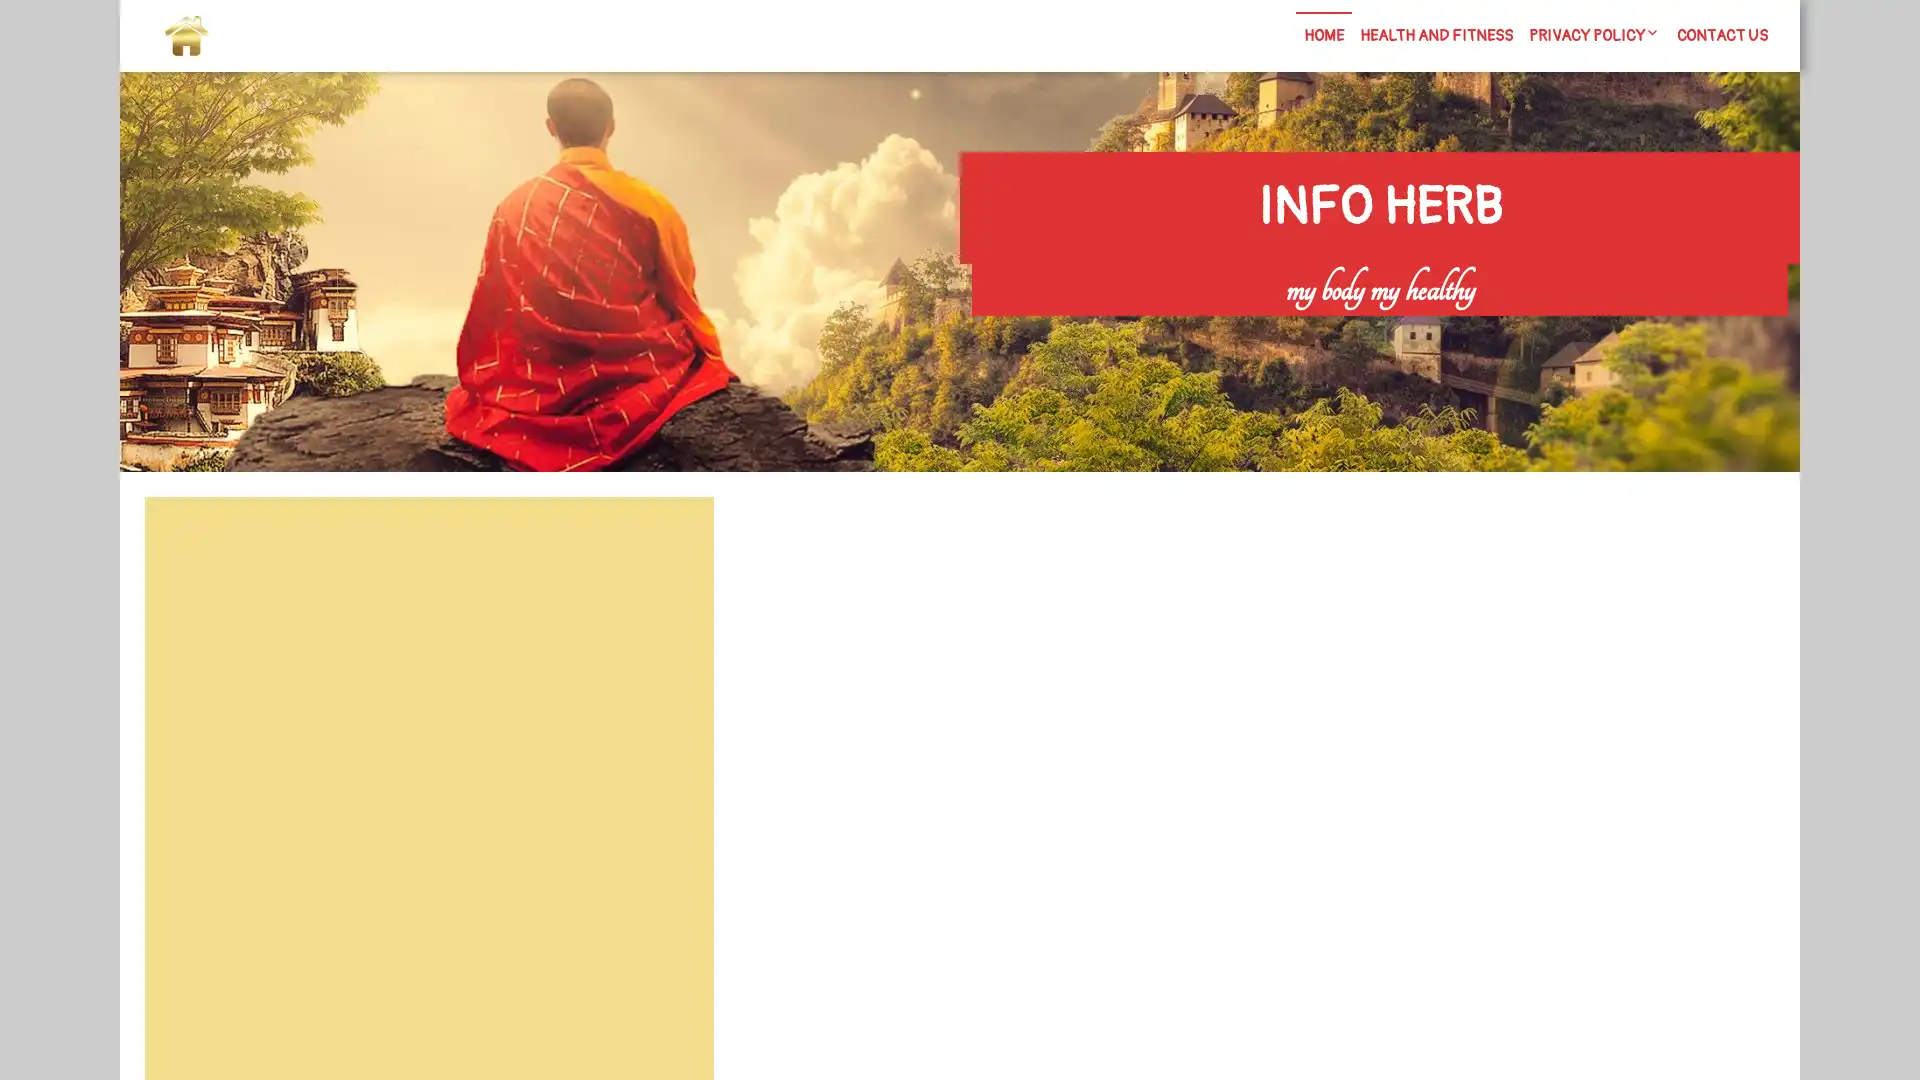 Image resolution: width=1920 pixels, height=1080 pixels. I want to click on Search, so click(667, 545).